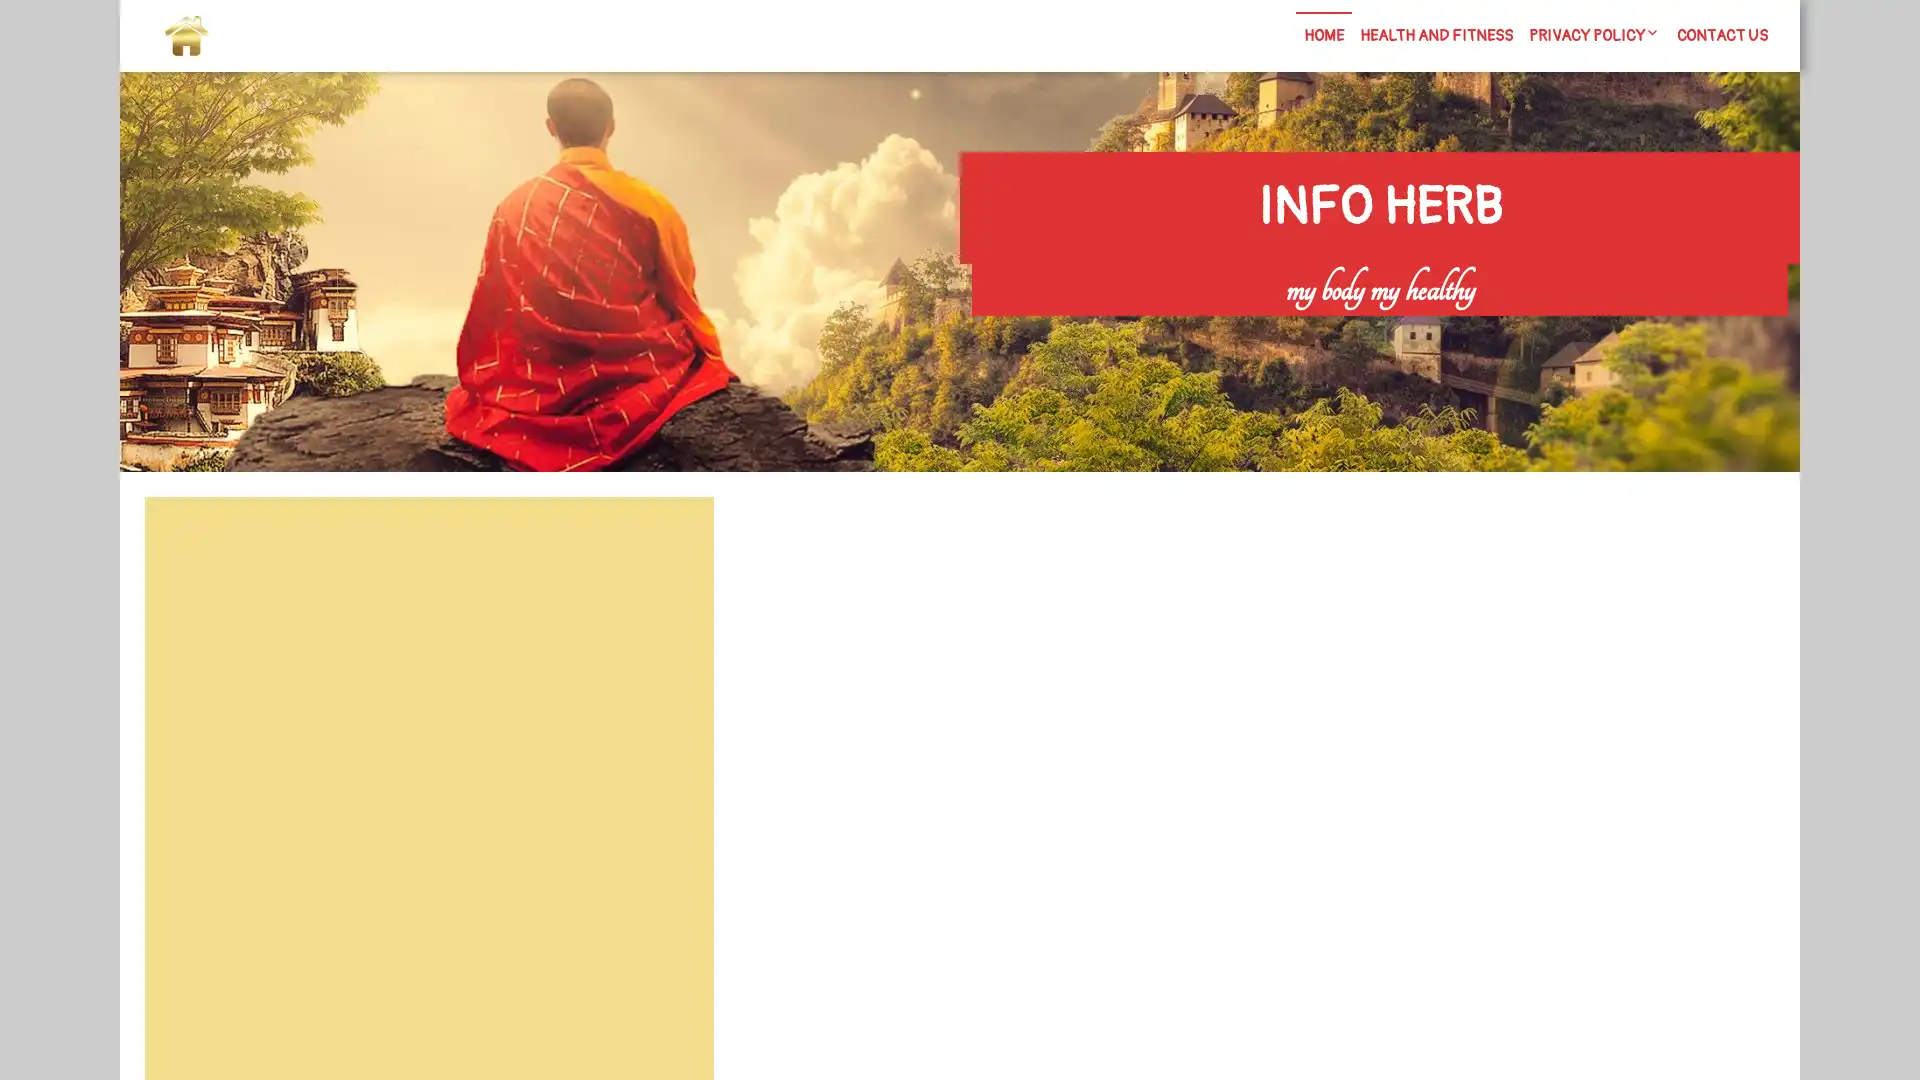 Image resolution: width=1920 pixels, height=1080 pixels. I want to click on Search, so click(667, 545).